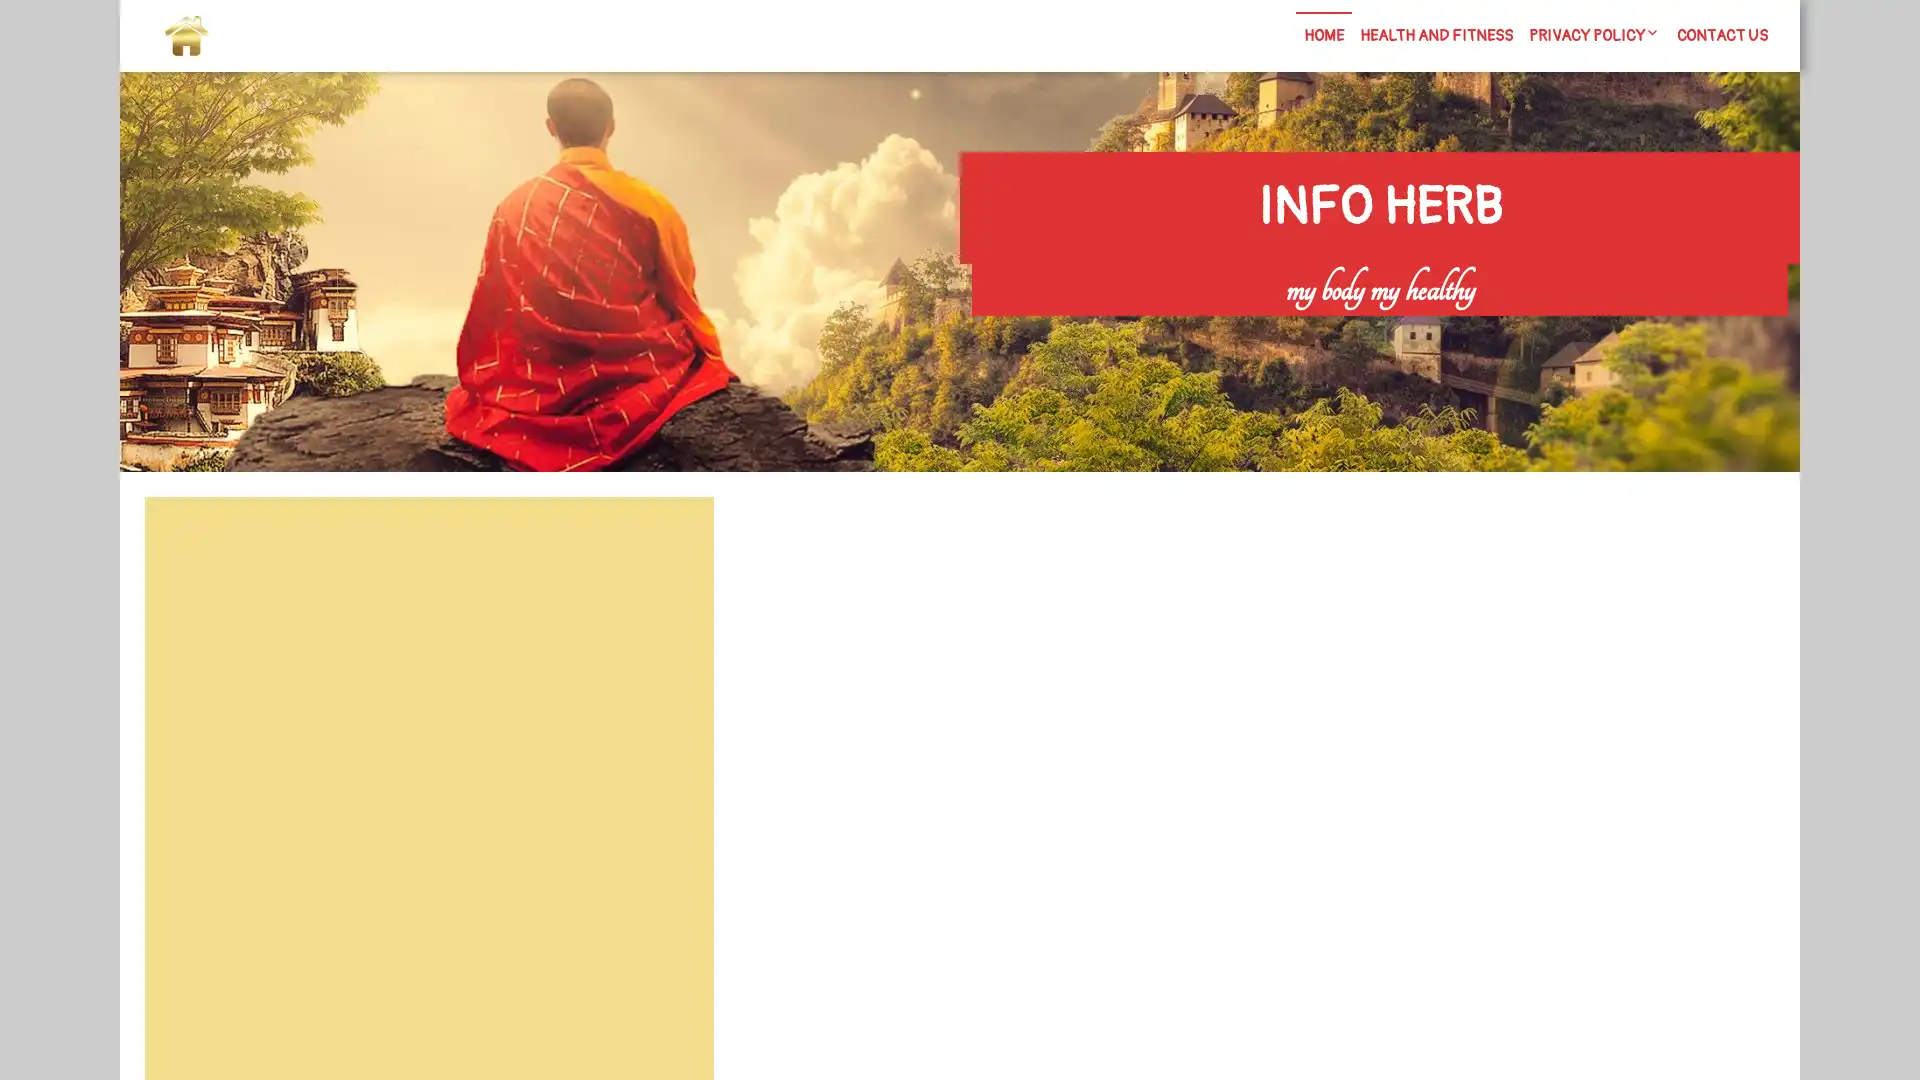 Image resolution: width=1920 pixels, height=1080 pixels. I want to click on Search, so click(667, 545).